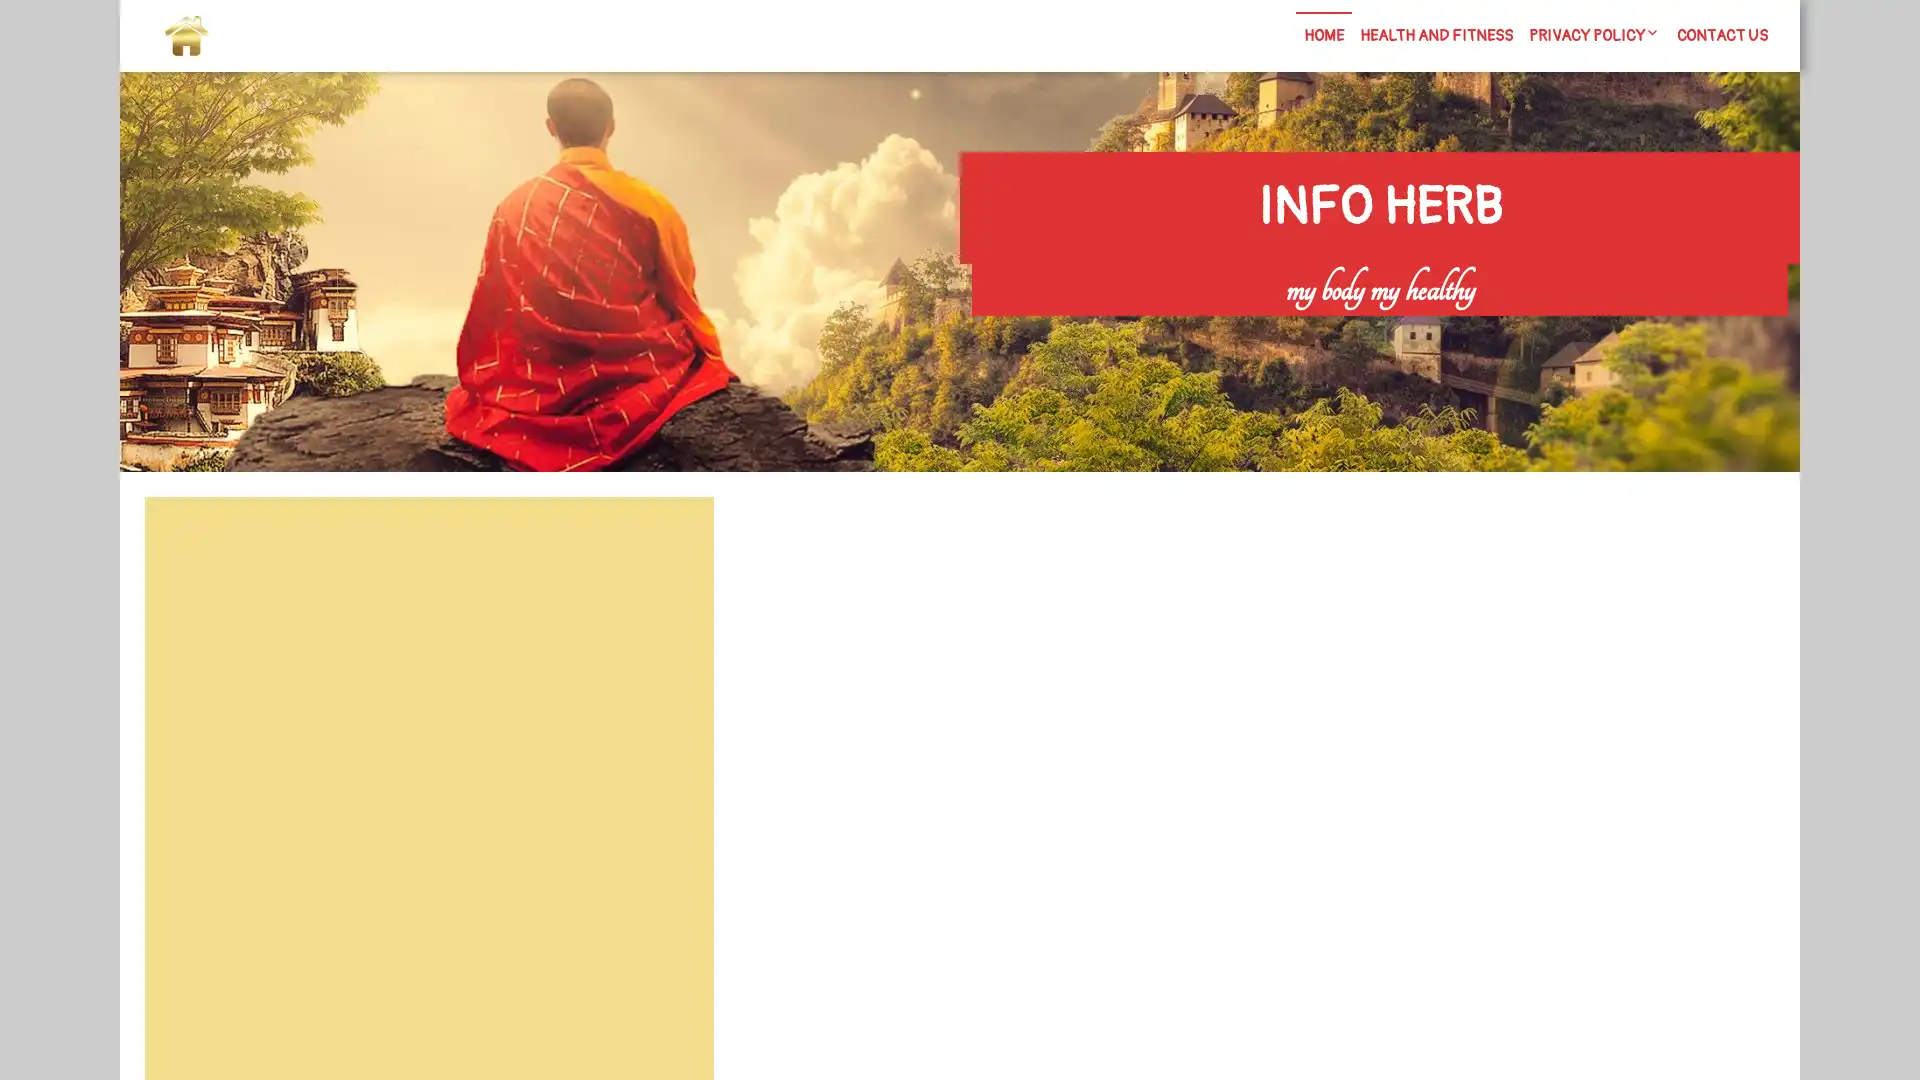 Image resolution: width=1920 pixels, height=1080 pixels. I want to click on Search, so click(667, 545).